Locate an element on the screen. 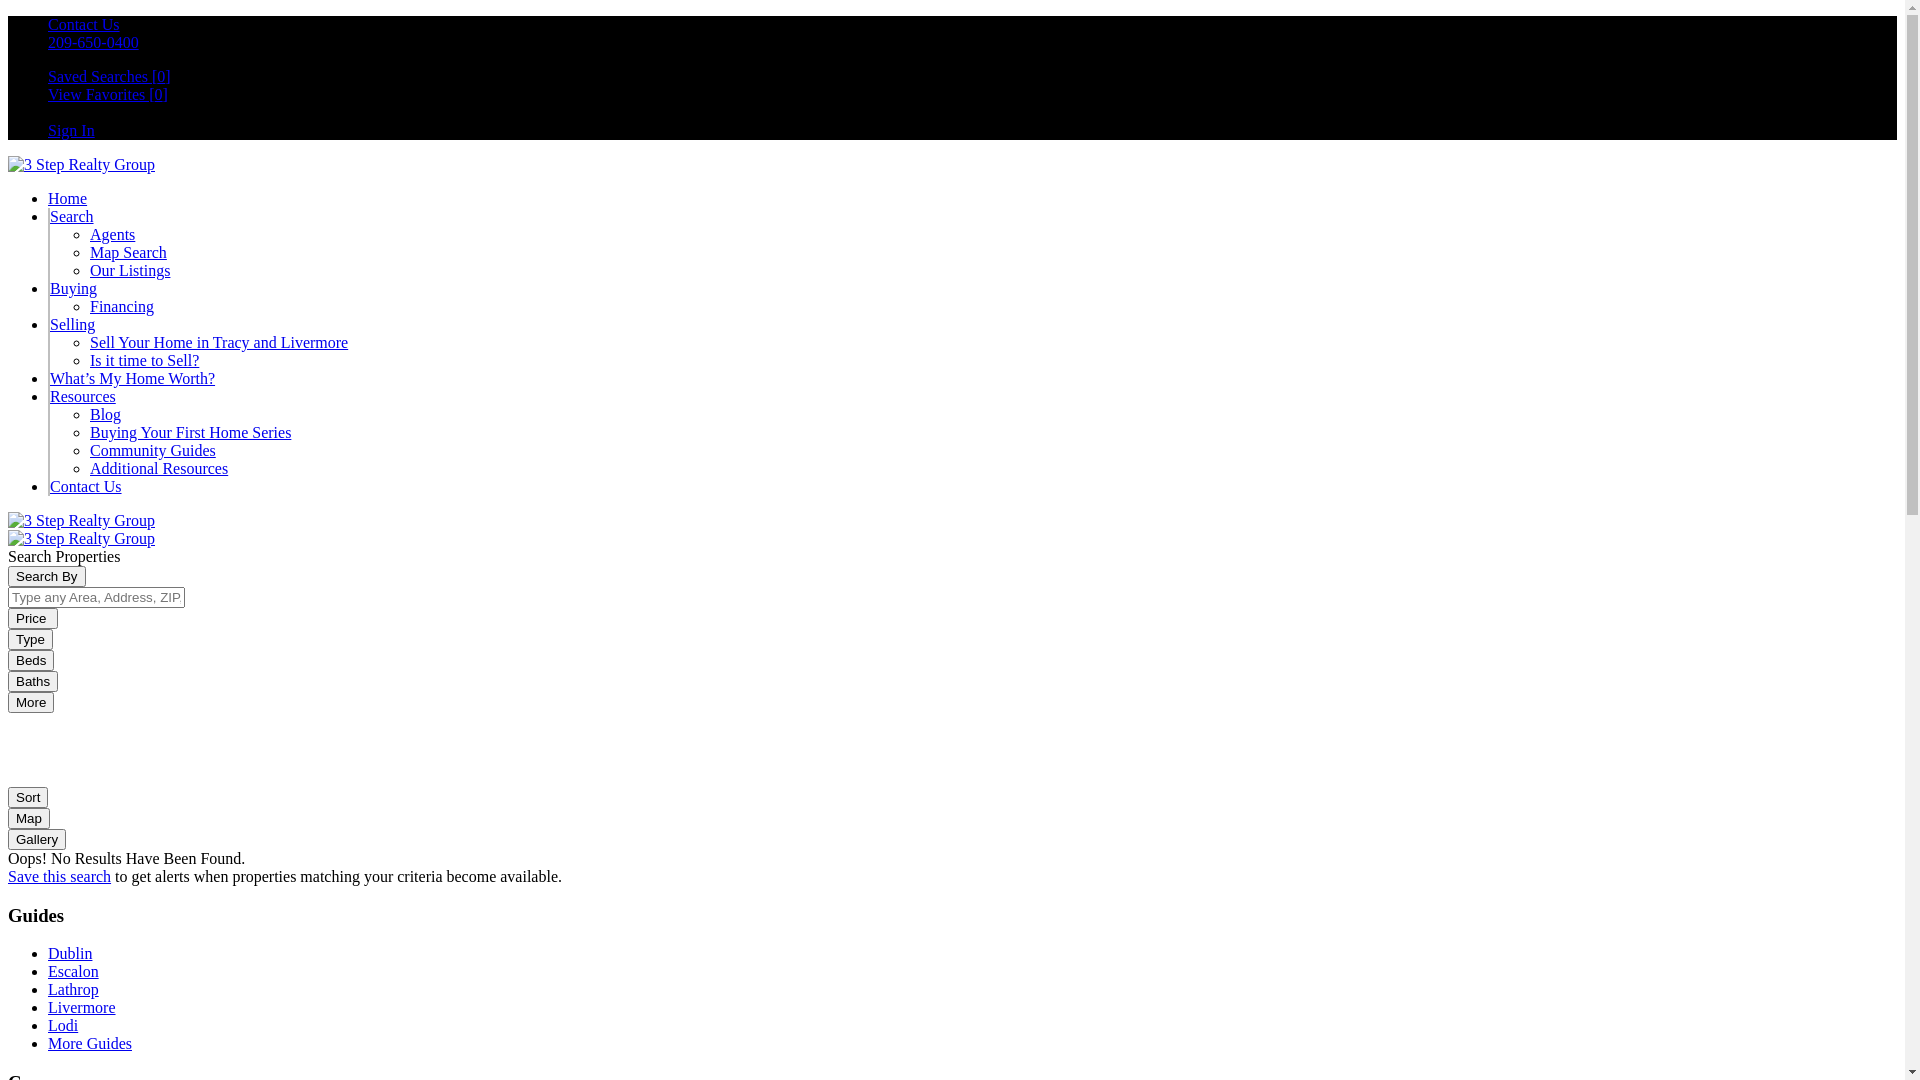 The height and width of the screenshot is (1080, 1920). 'Dublin' is located at coordinates (70, 952).